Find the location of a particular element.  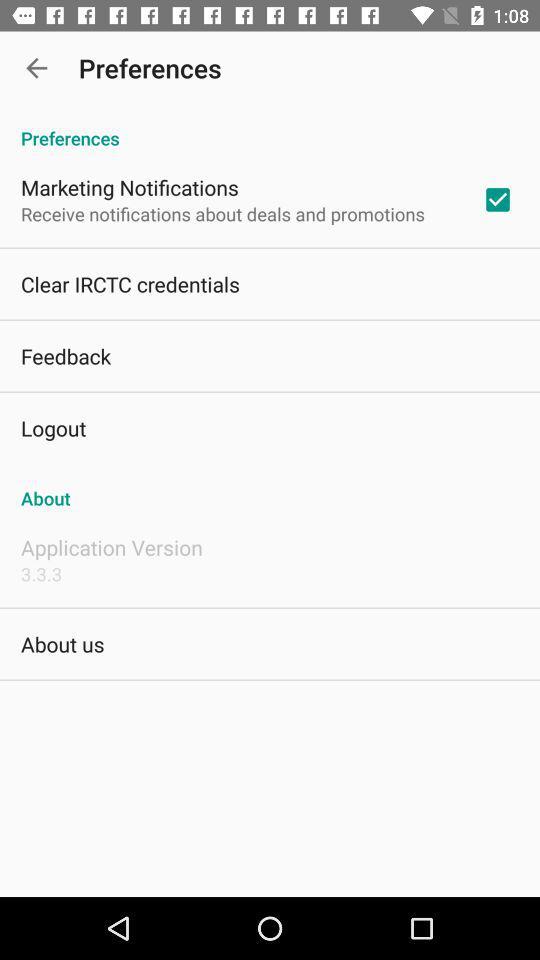

icon below 3.3.3 item is located at coordinates (62, 643).